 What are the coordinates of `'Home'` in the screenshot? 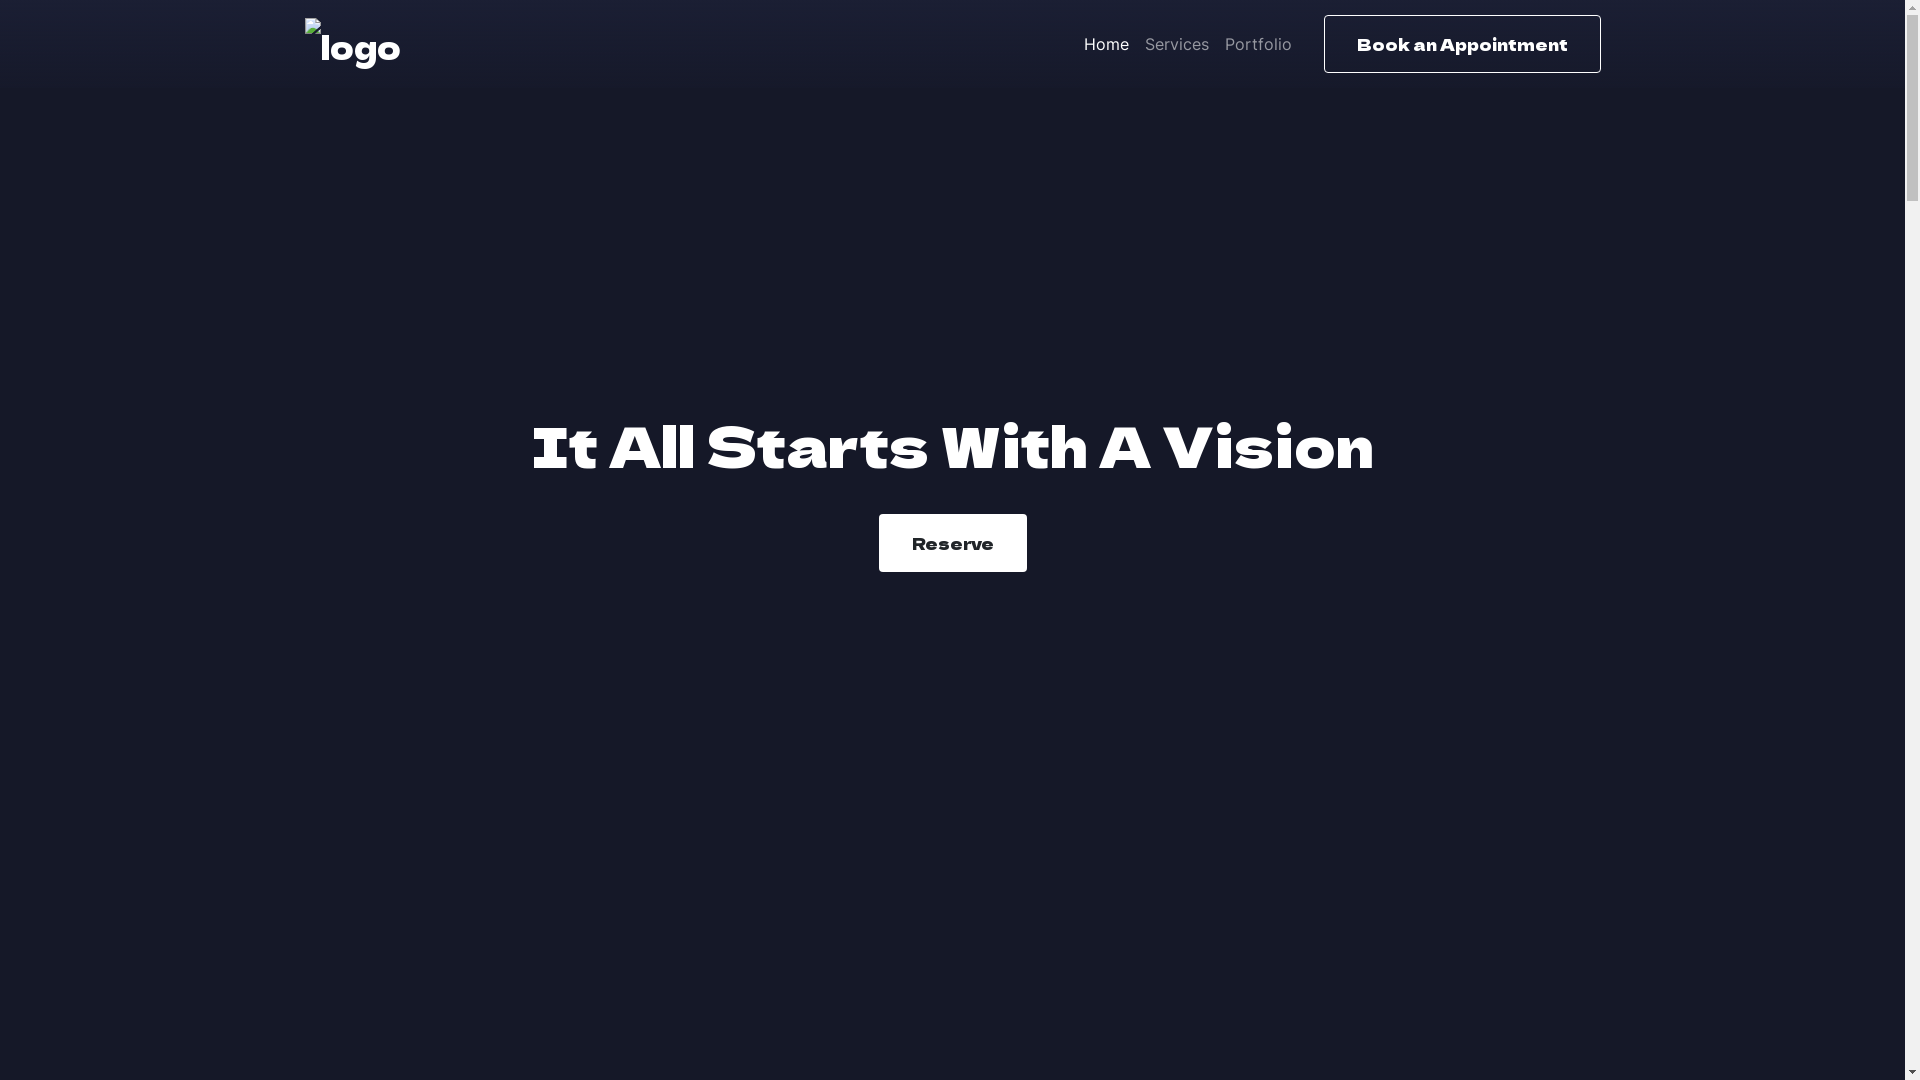 It's located at (1105, 44).